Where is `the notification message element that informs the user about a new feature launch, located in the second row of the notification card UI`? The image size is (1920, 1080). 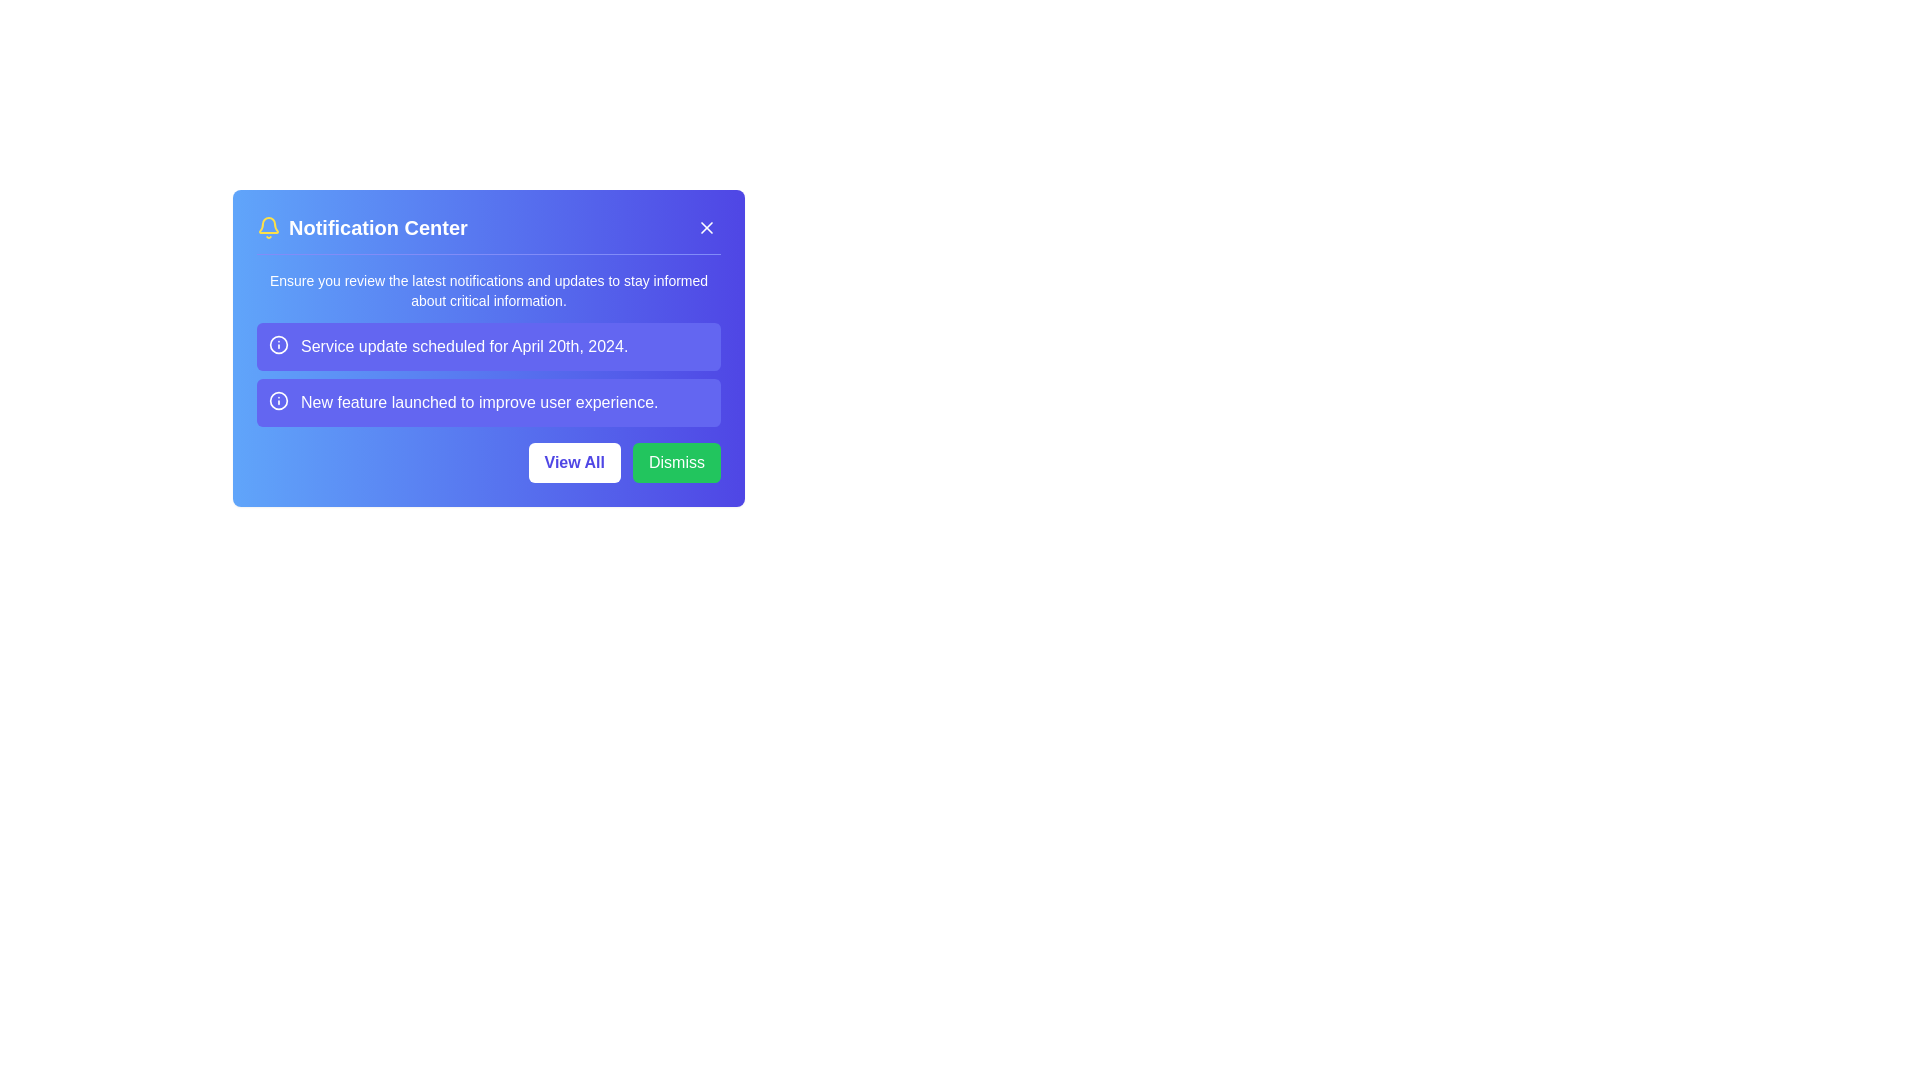
the notification message element that informs the user about a new feature launch, located in the second row of the notification card UI is located at coordinates (478, 402).